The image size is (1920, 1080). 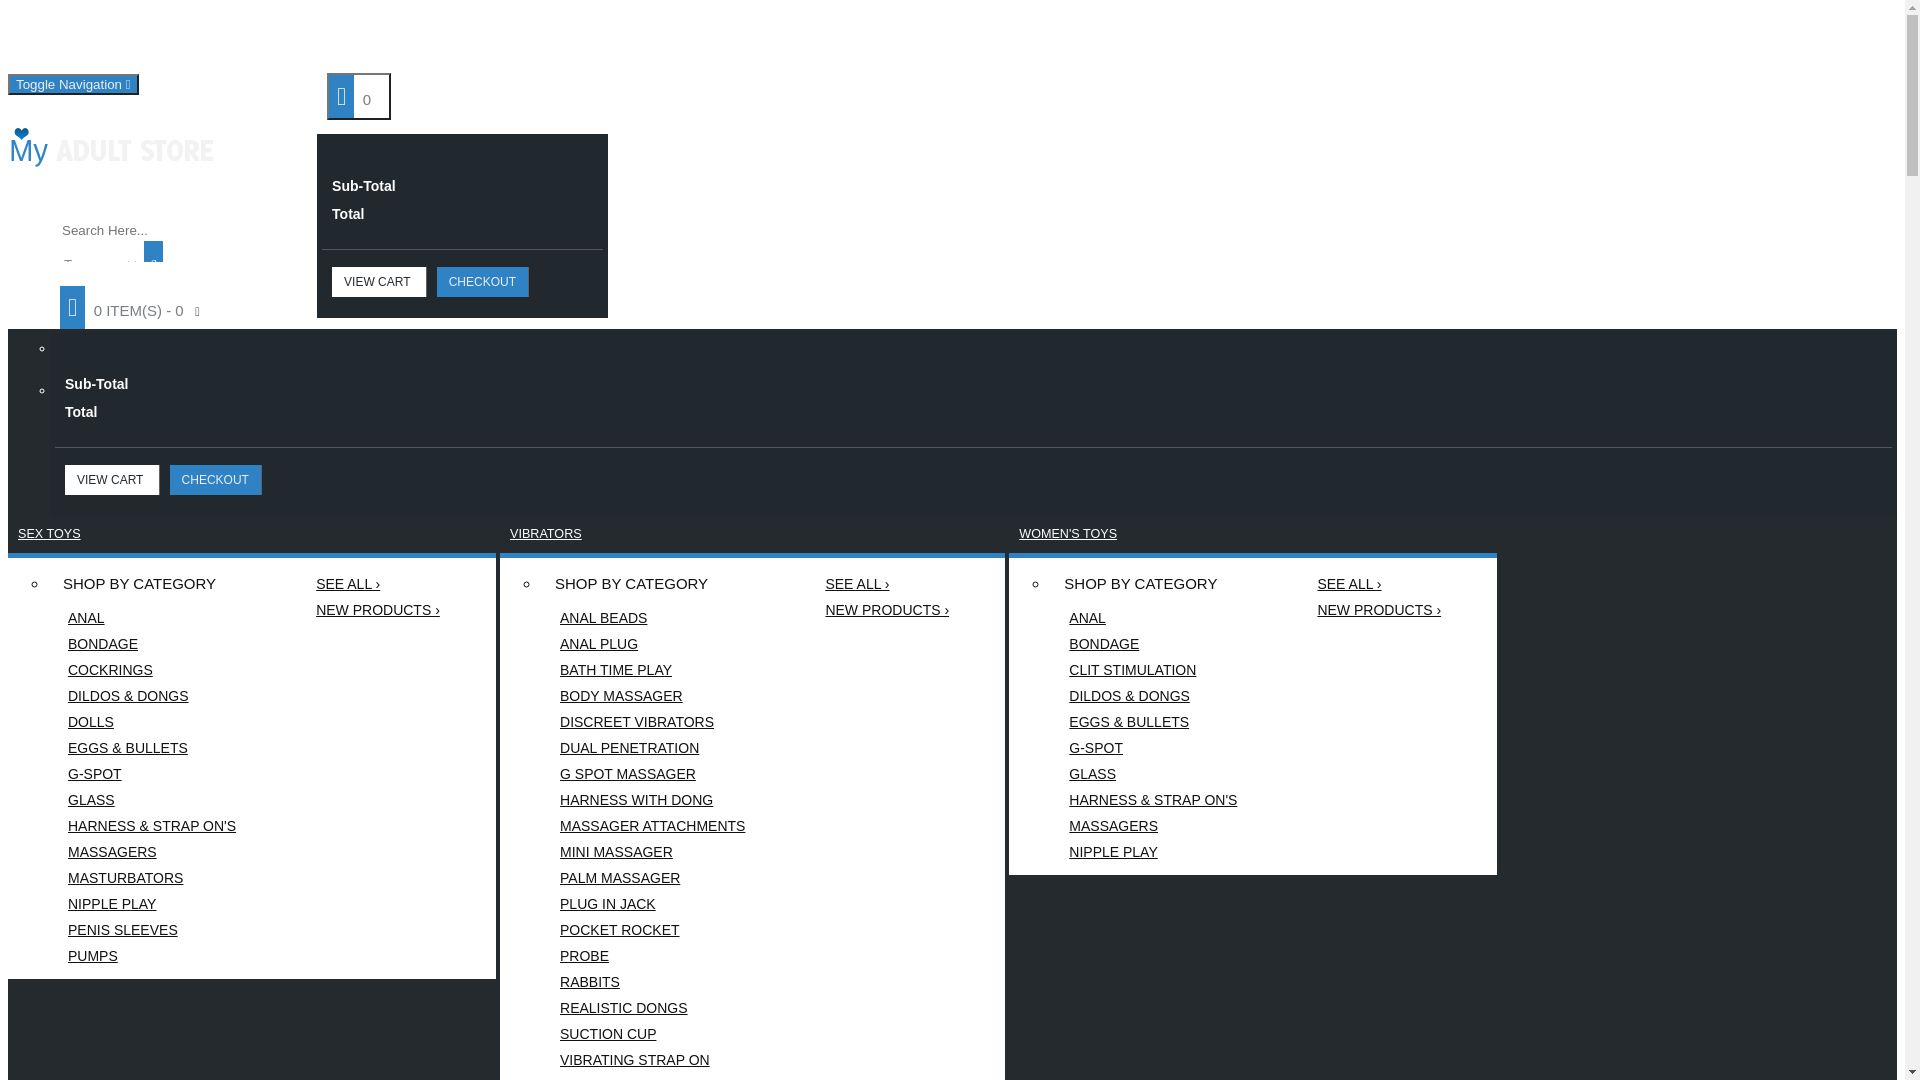 I want to click on 'PLUG IN JACK', so click(x=539, y=903).